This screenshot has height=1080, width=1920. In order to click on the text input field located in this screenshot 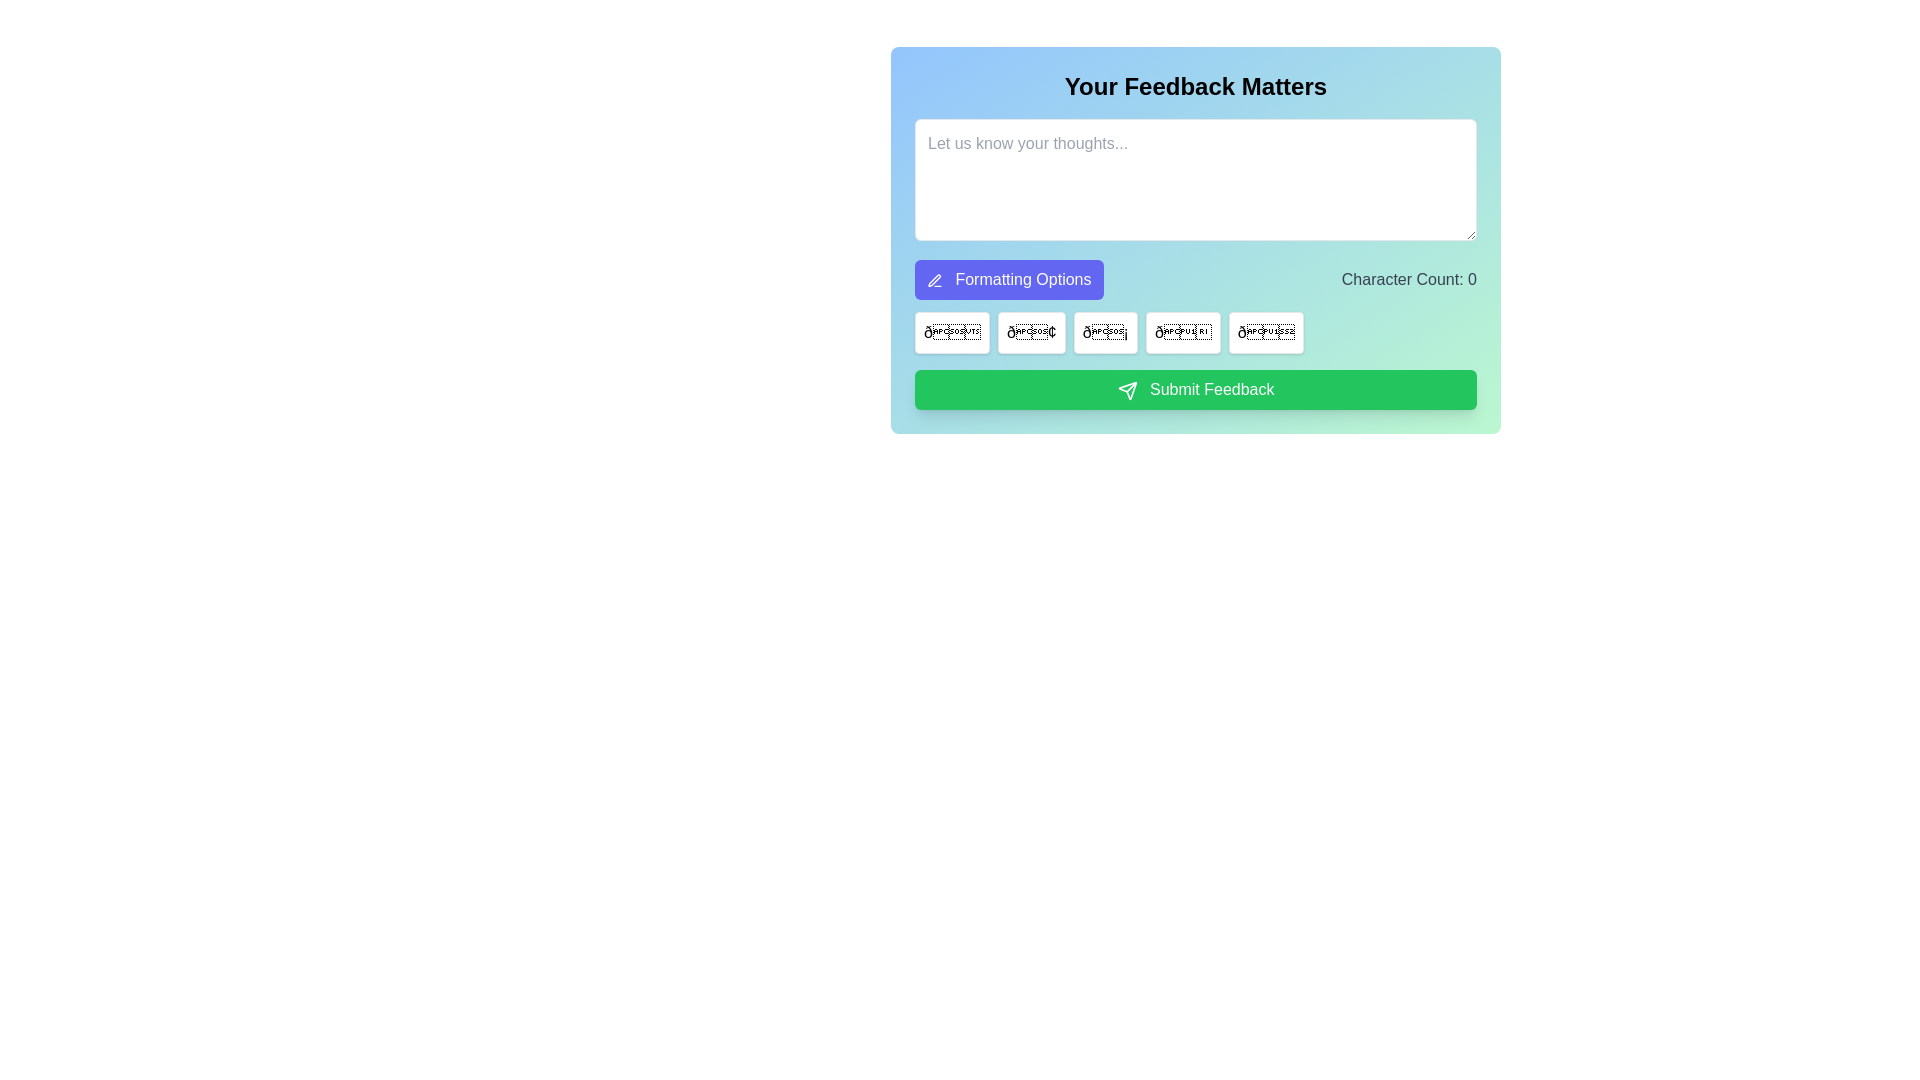, I will do `click(1195, 239)`.